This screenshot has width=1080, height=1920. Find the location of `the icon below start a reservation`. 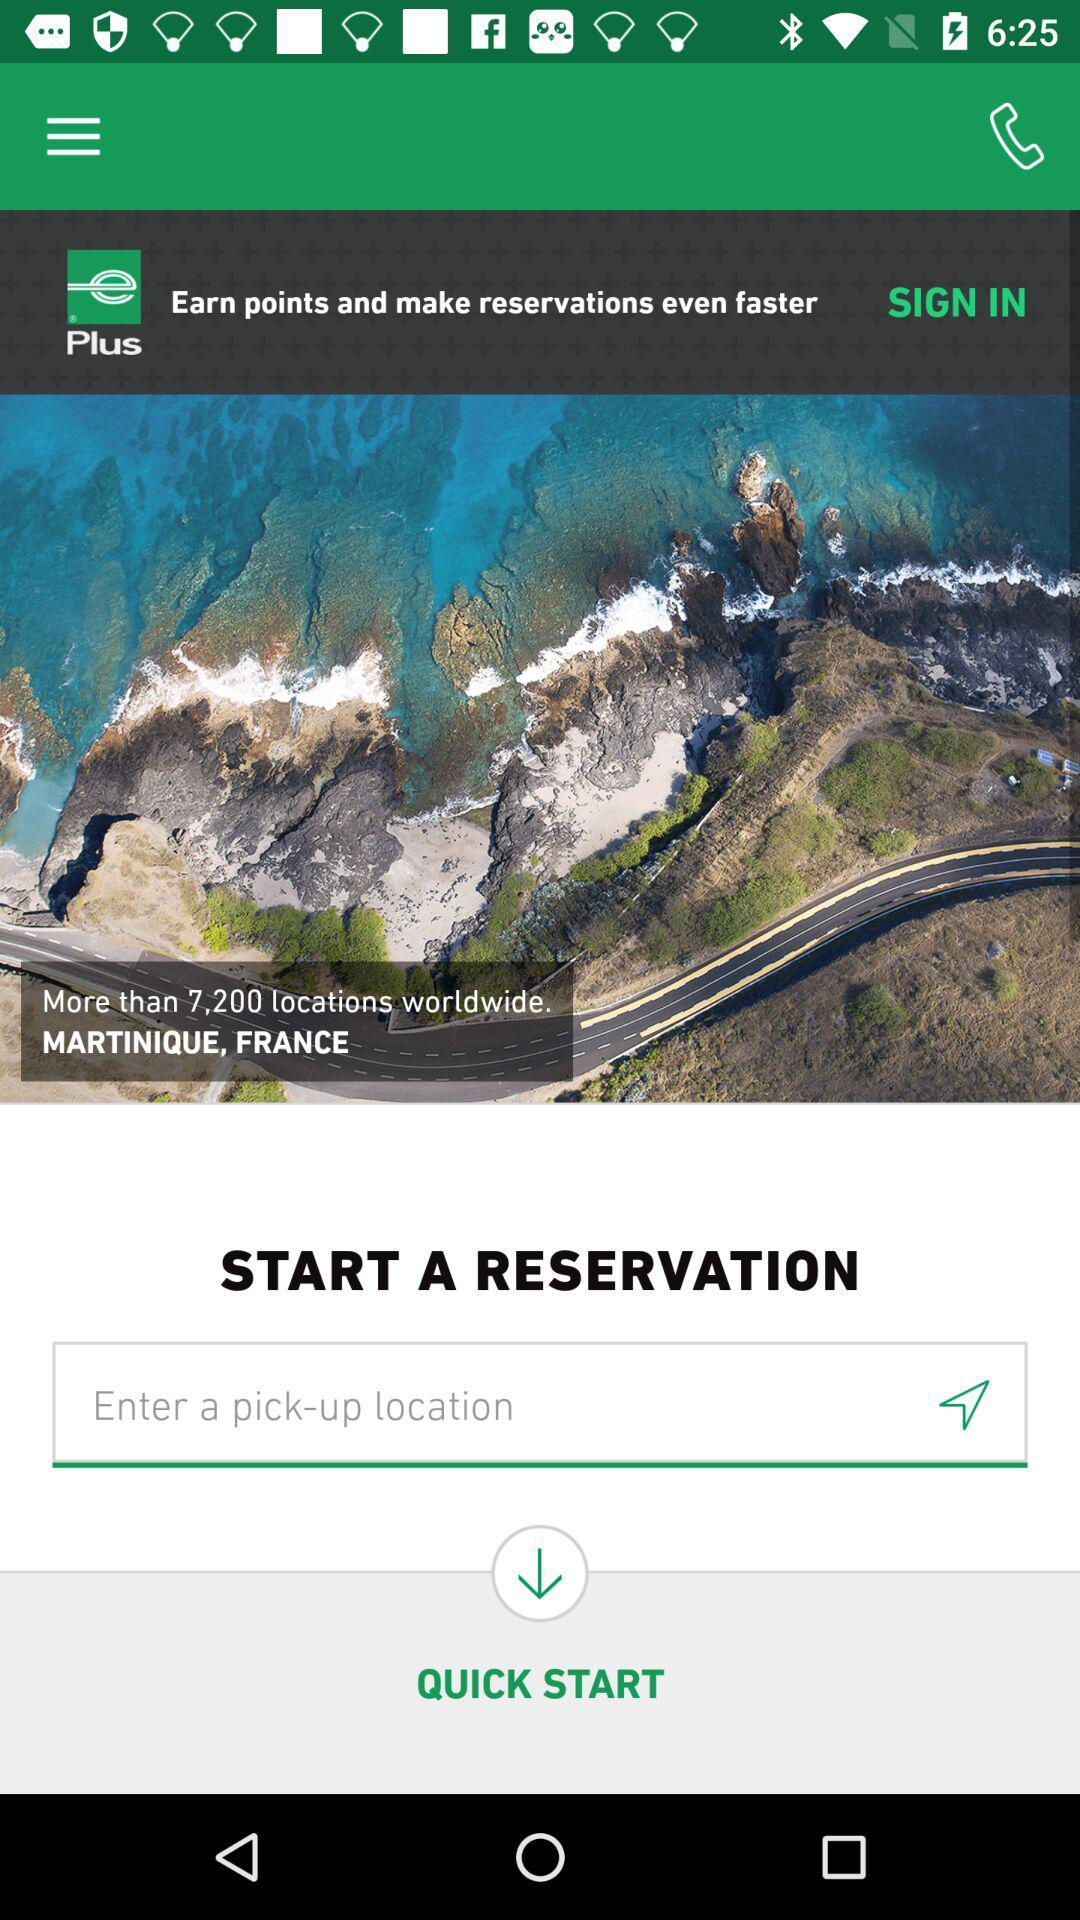

the icon below start a reservation is located at coordinates (540, 1403).